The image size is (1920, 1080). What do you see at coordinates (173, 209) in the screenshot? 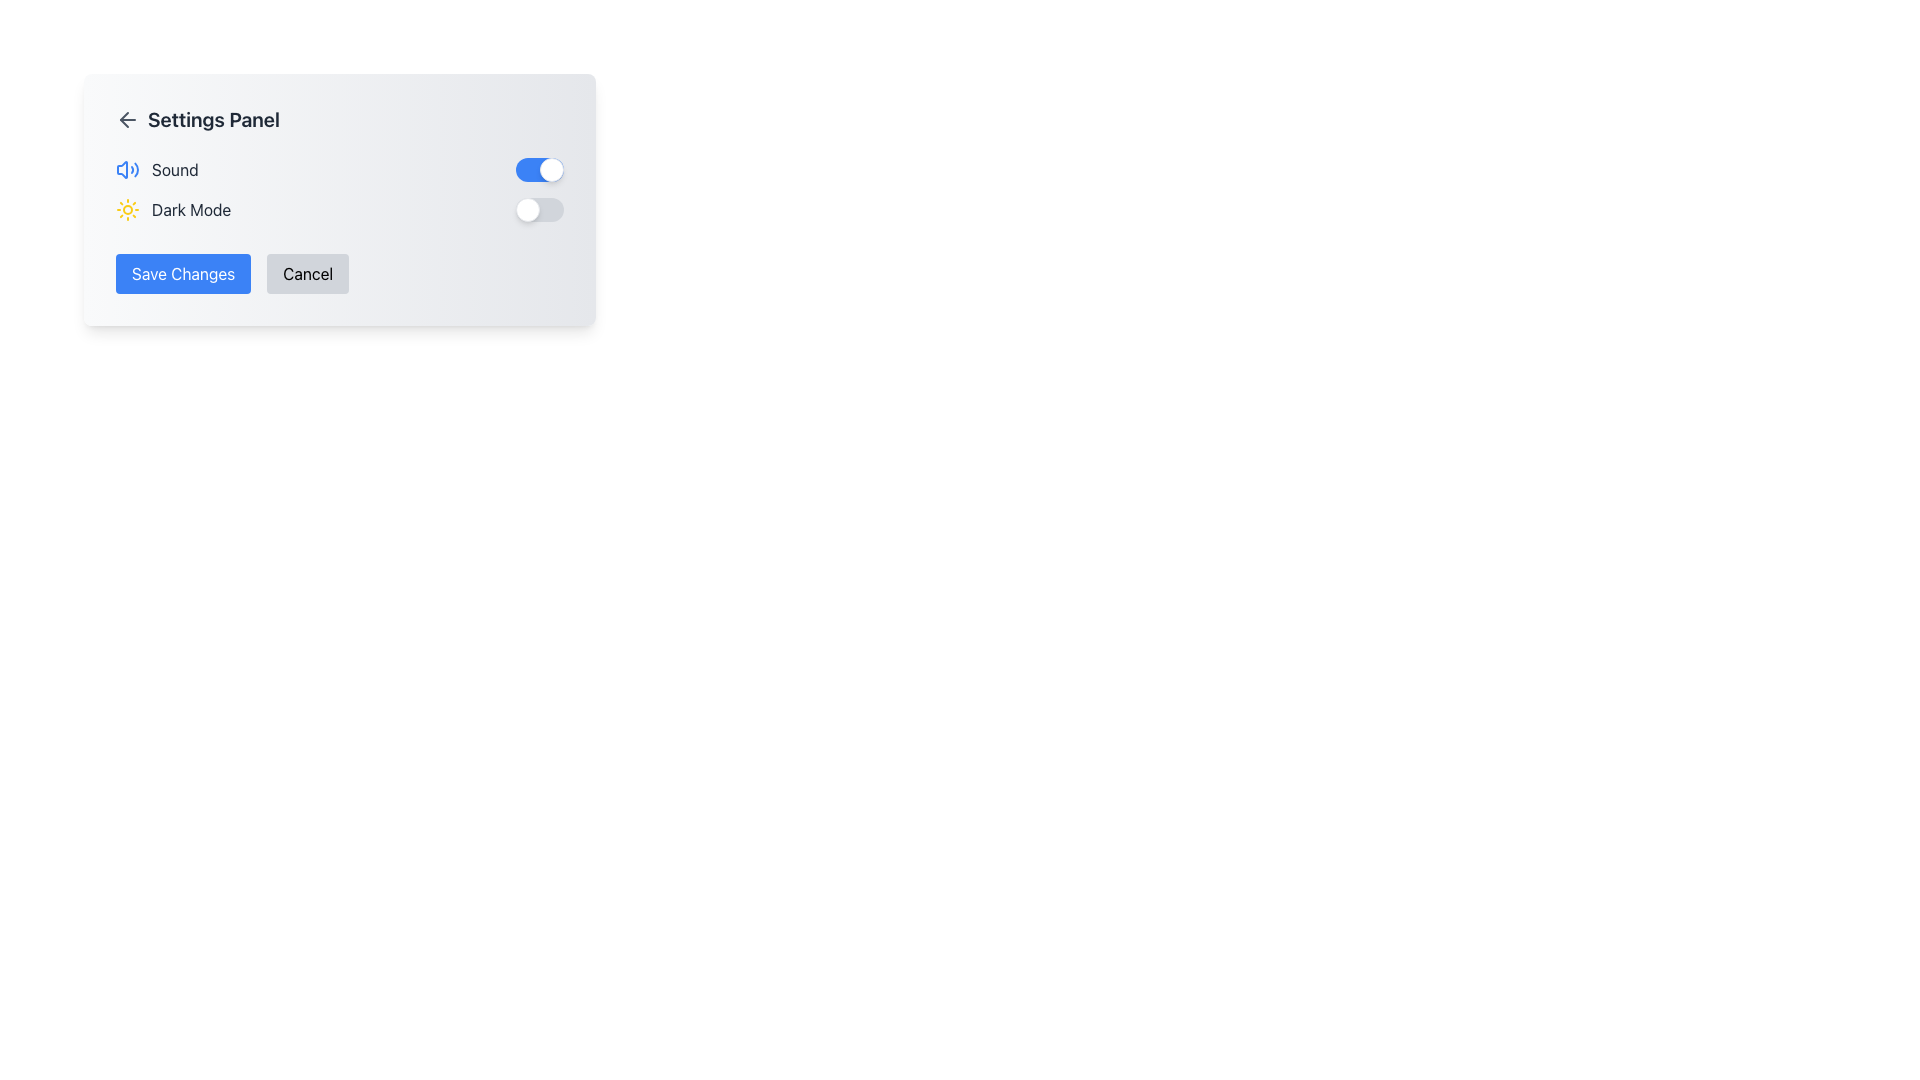
I see `the static label with a sun icon and the text 'Dark Mode' in the Settings Panel` at bounding box center [173, 209].